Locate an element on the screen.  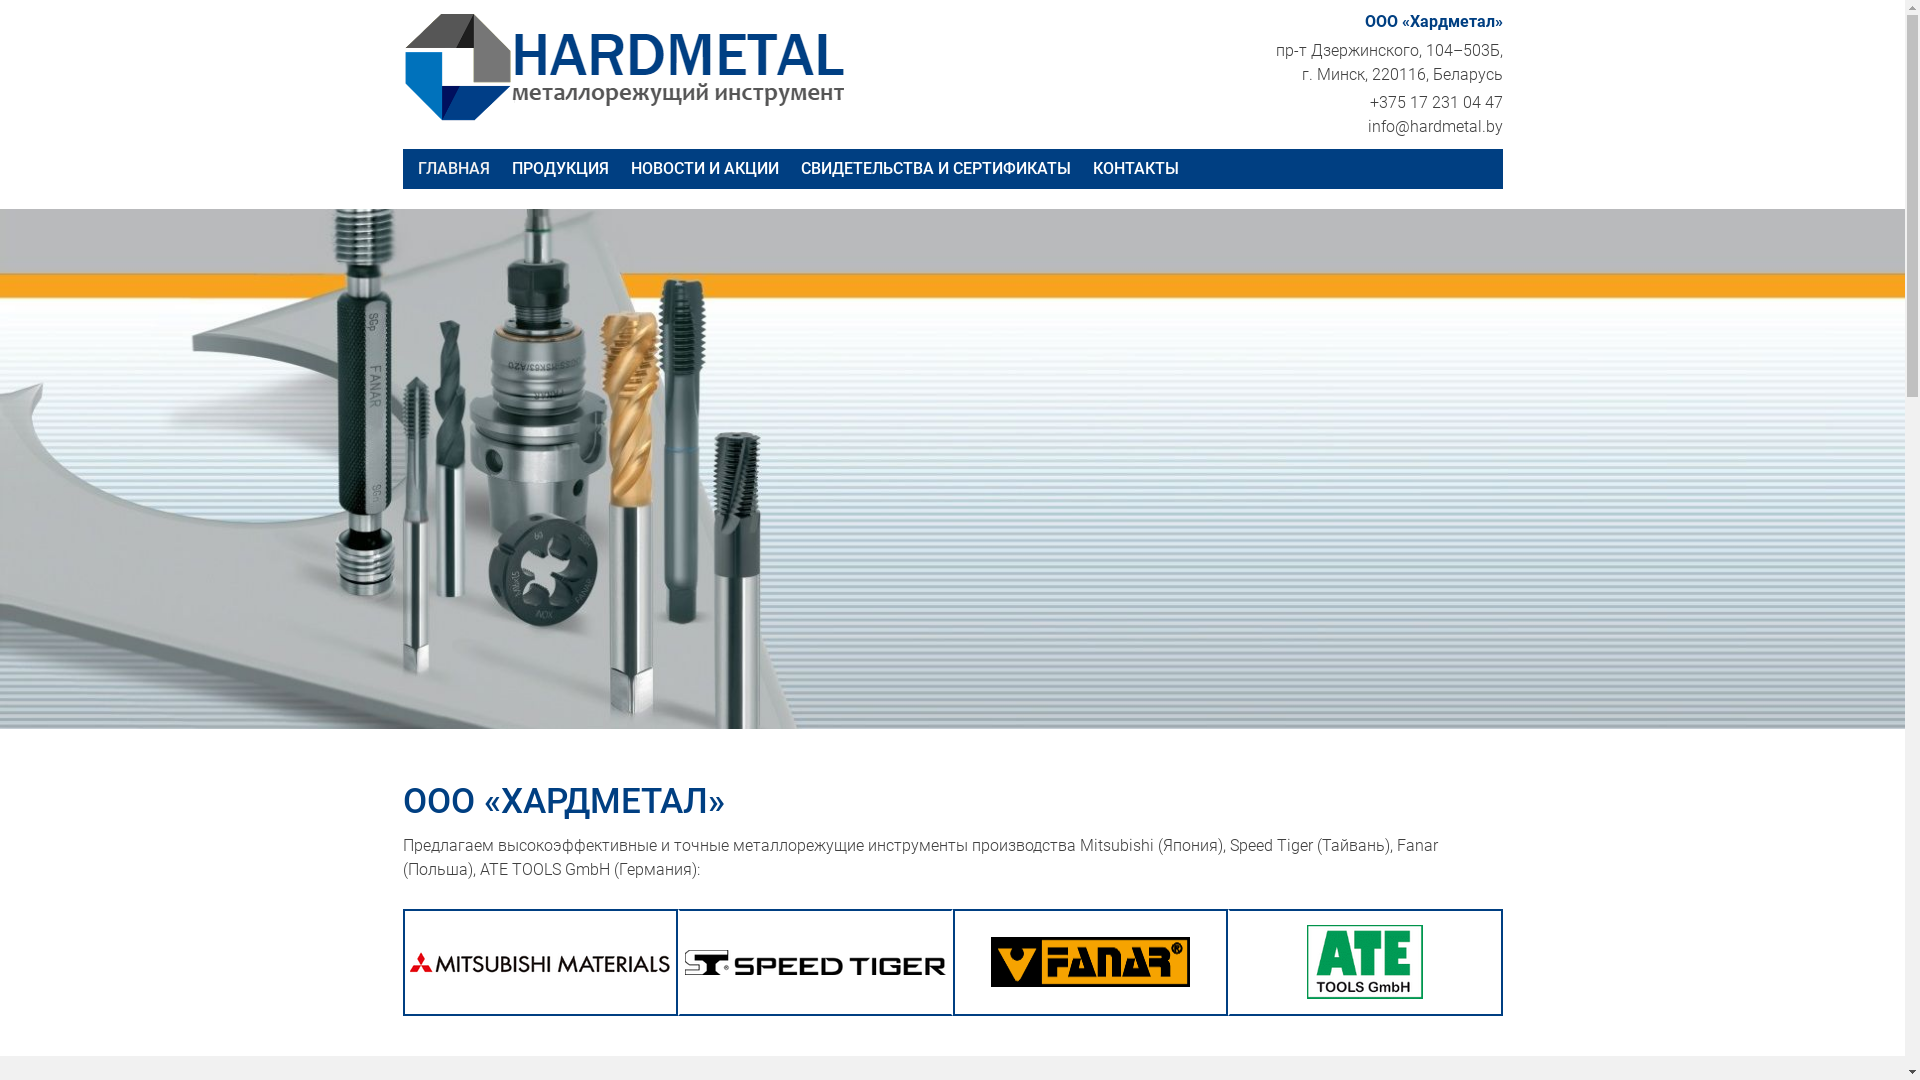
'2' is located at coordinates (942, 687).